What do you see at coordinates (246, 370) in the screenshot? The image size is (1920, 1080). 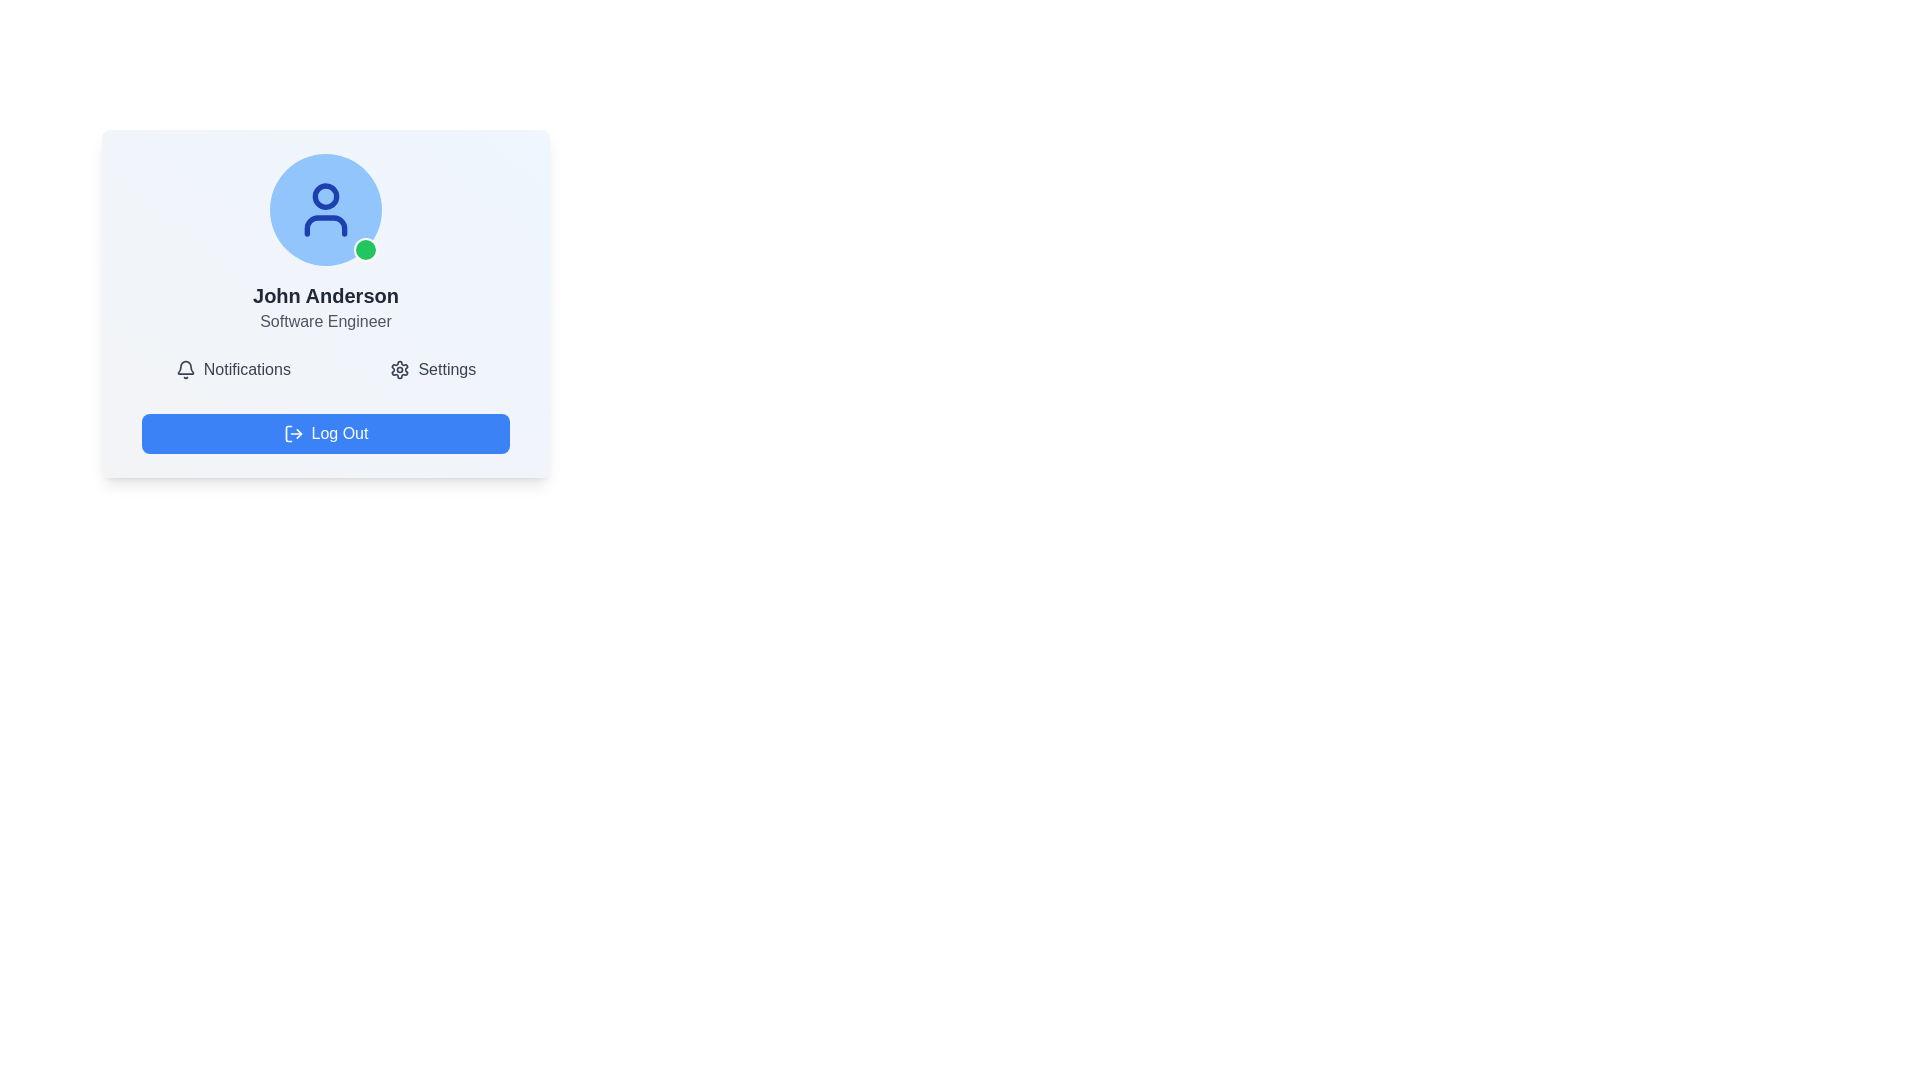 I see `'Notifications' label, which is displayed in dark gray font and is associated with a bell icon to its left` at bounding box center [246, 370].